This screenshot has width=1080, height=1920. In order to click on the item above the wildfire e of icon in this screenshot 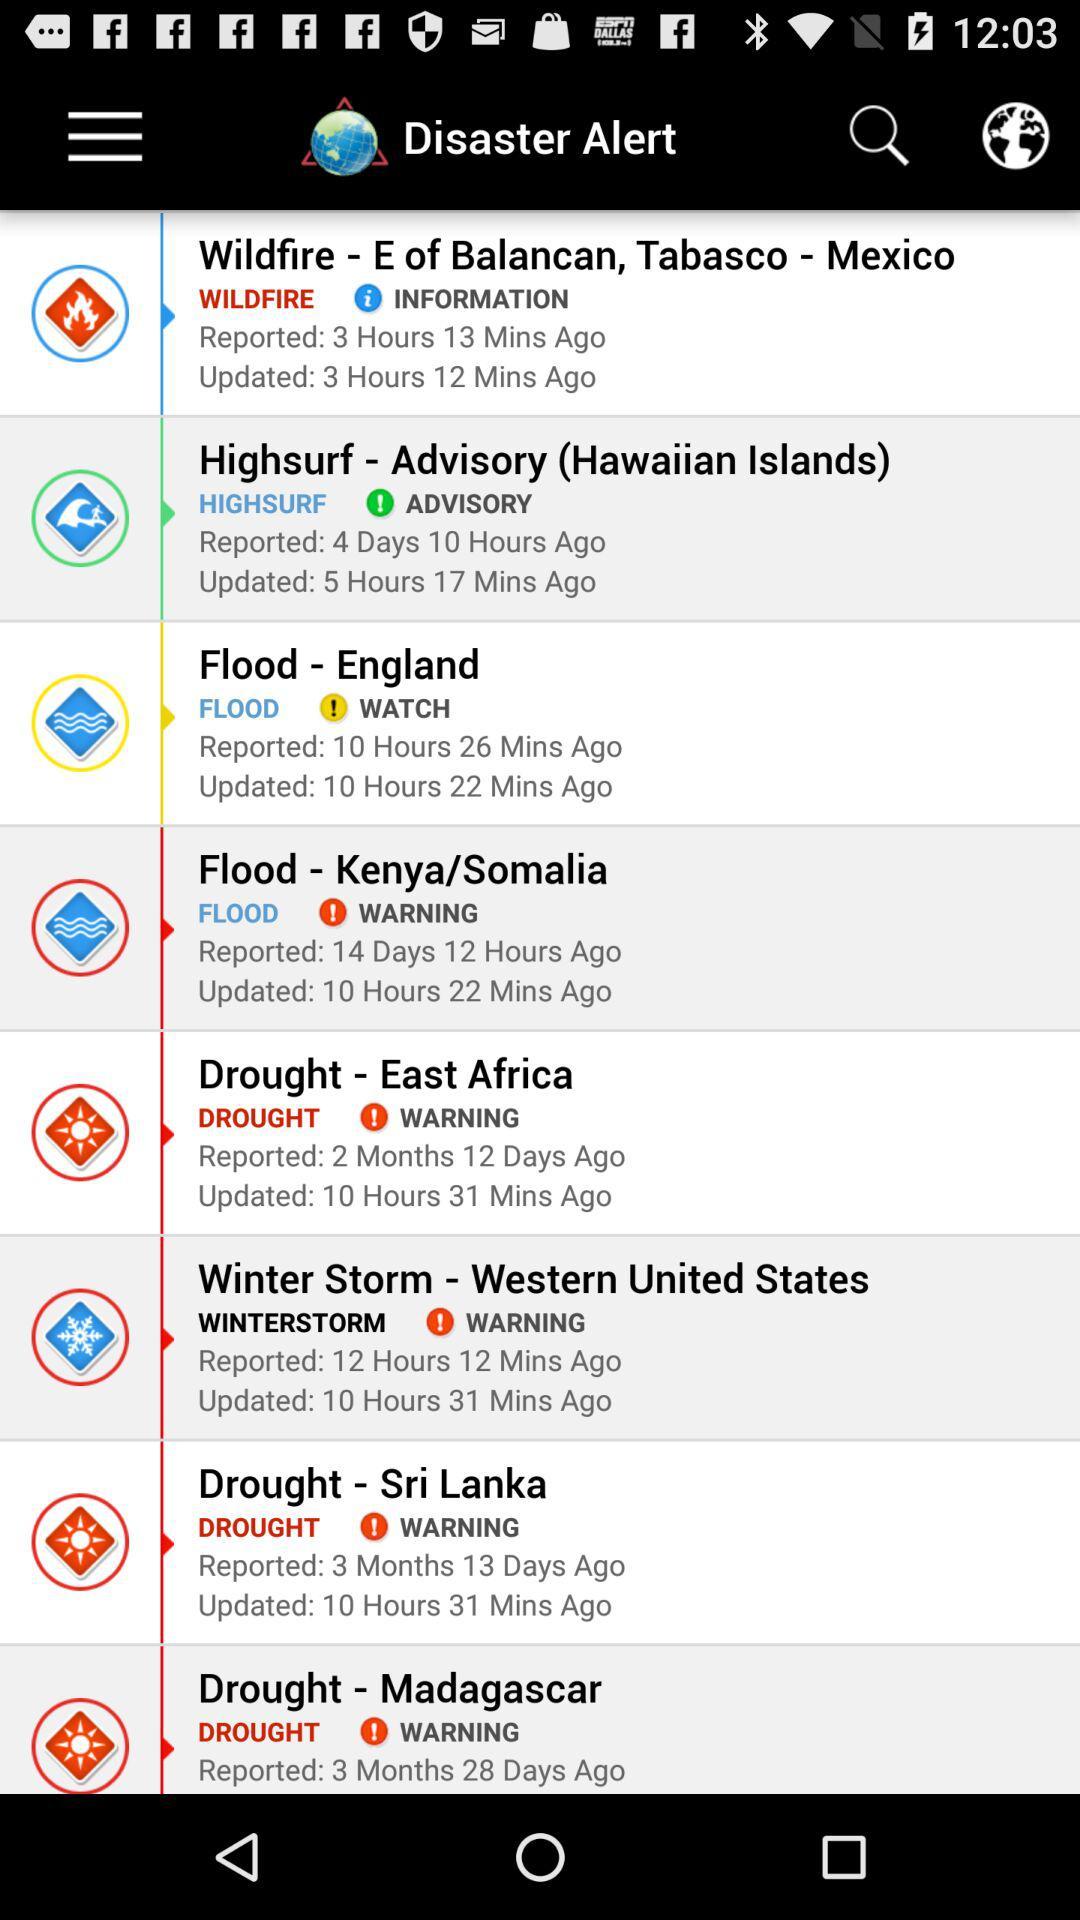, I will do `click(1015, 135)`.